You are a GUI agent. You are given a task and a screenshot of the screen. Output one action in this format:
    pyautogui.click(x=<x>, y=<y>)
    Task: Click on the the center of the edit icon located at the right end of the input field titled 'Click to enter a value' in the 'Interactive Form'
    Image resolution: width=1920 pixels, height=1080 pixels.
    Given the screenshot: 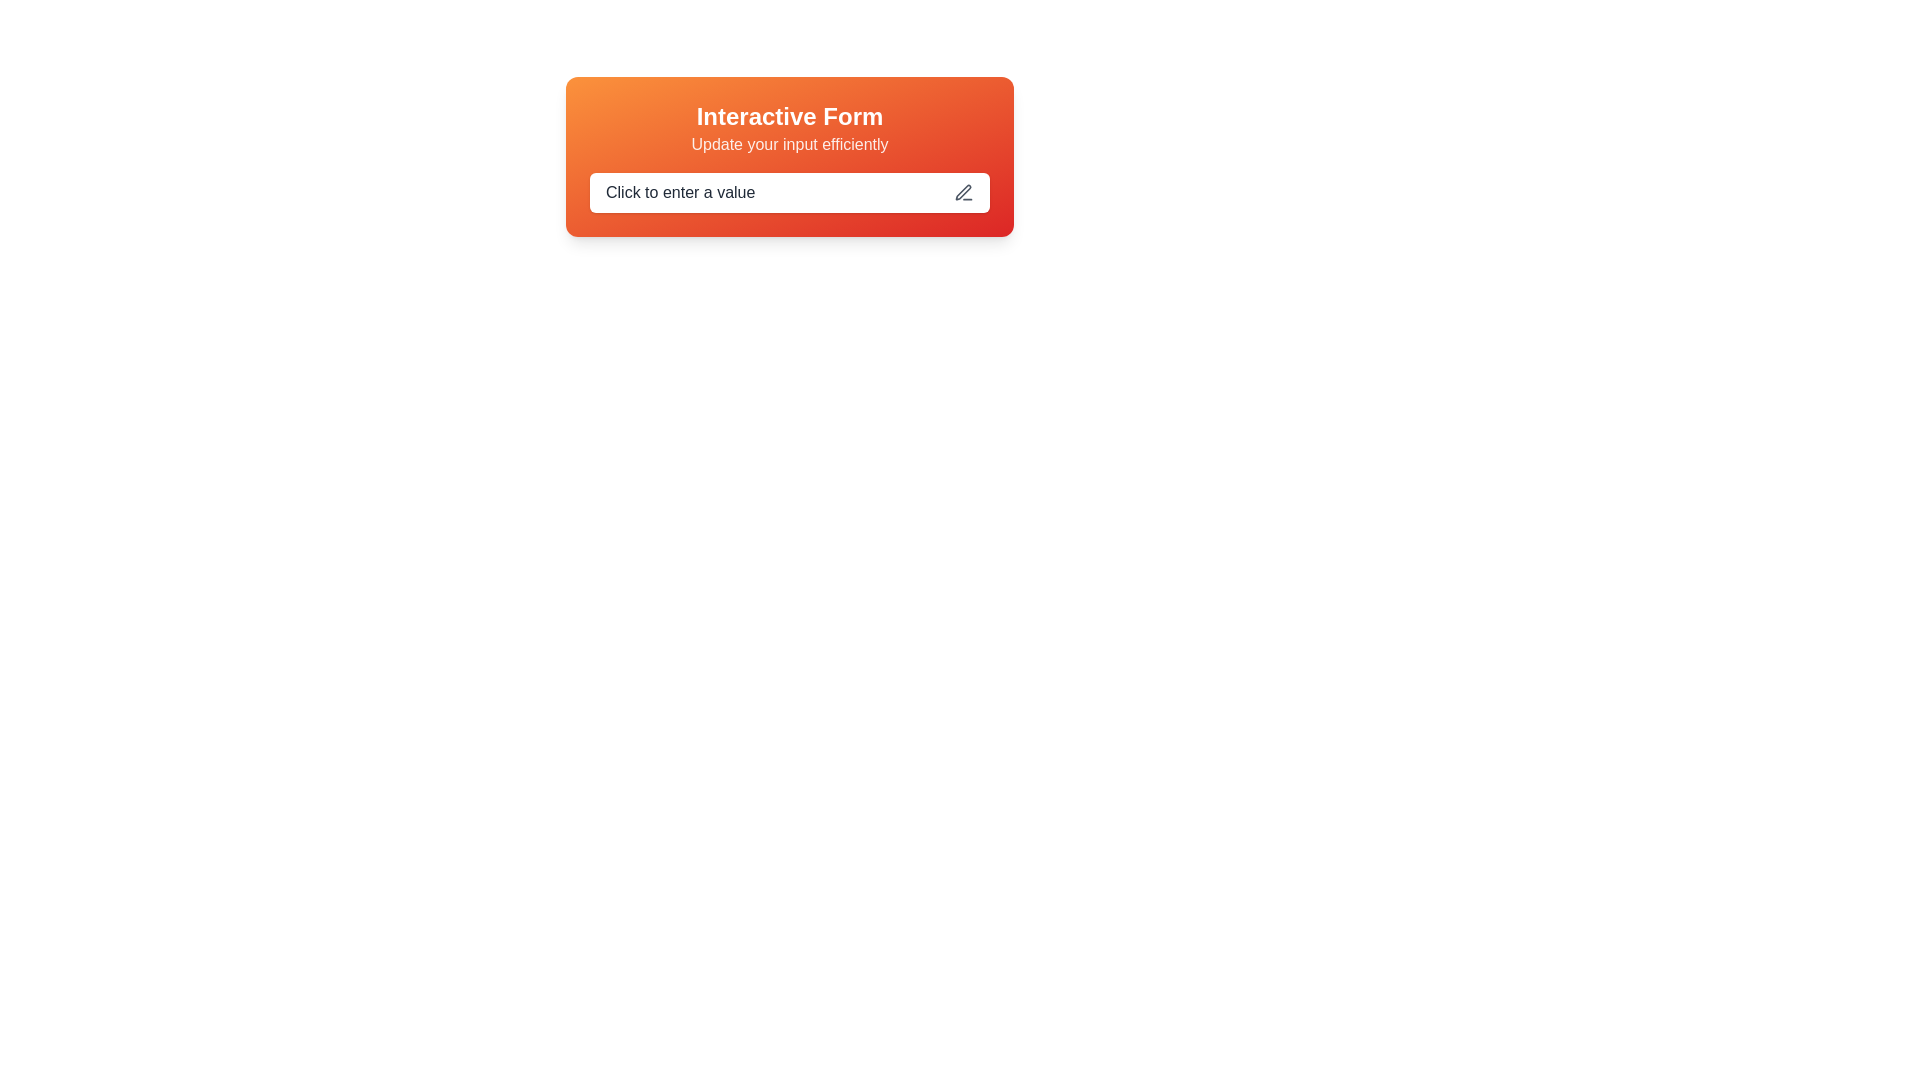 What is the action you would take?
    pyautogui.click(x=963, y=192)
    